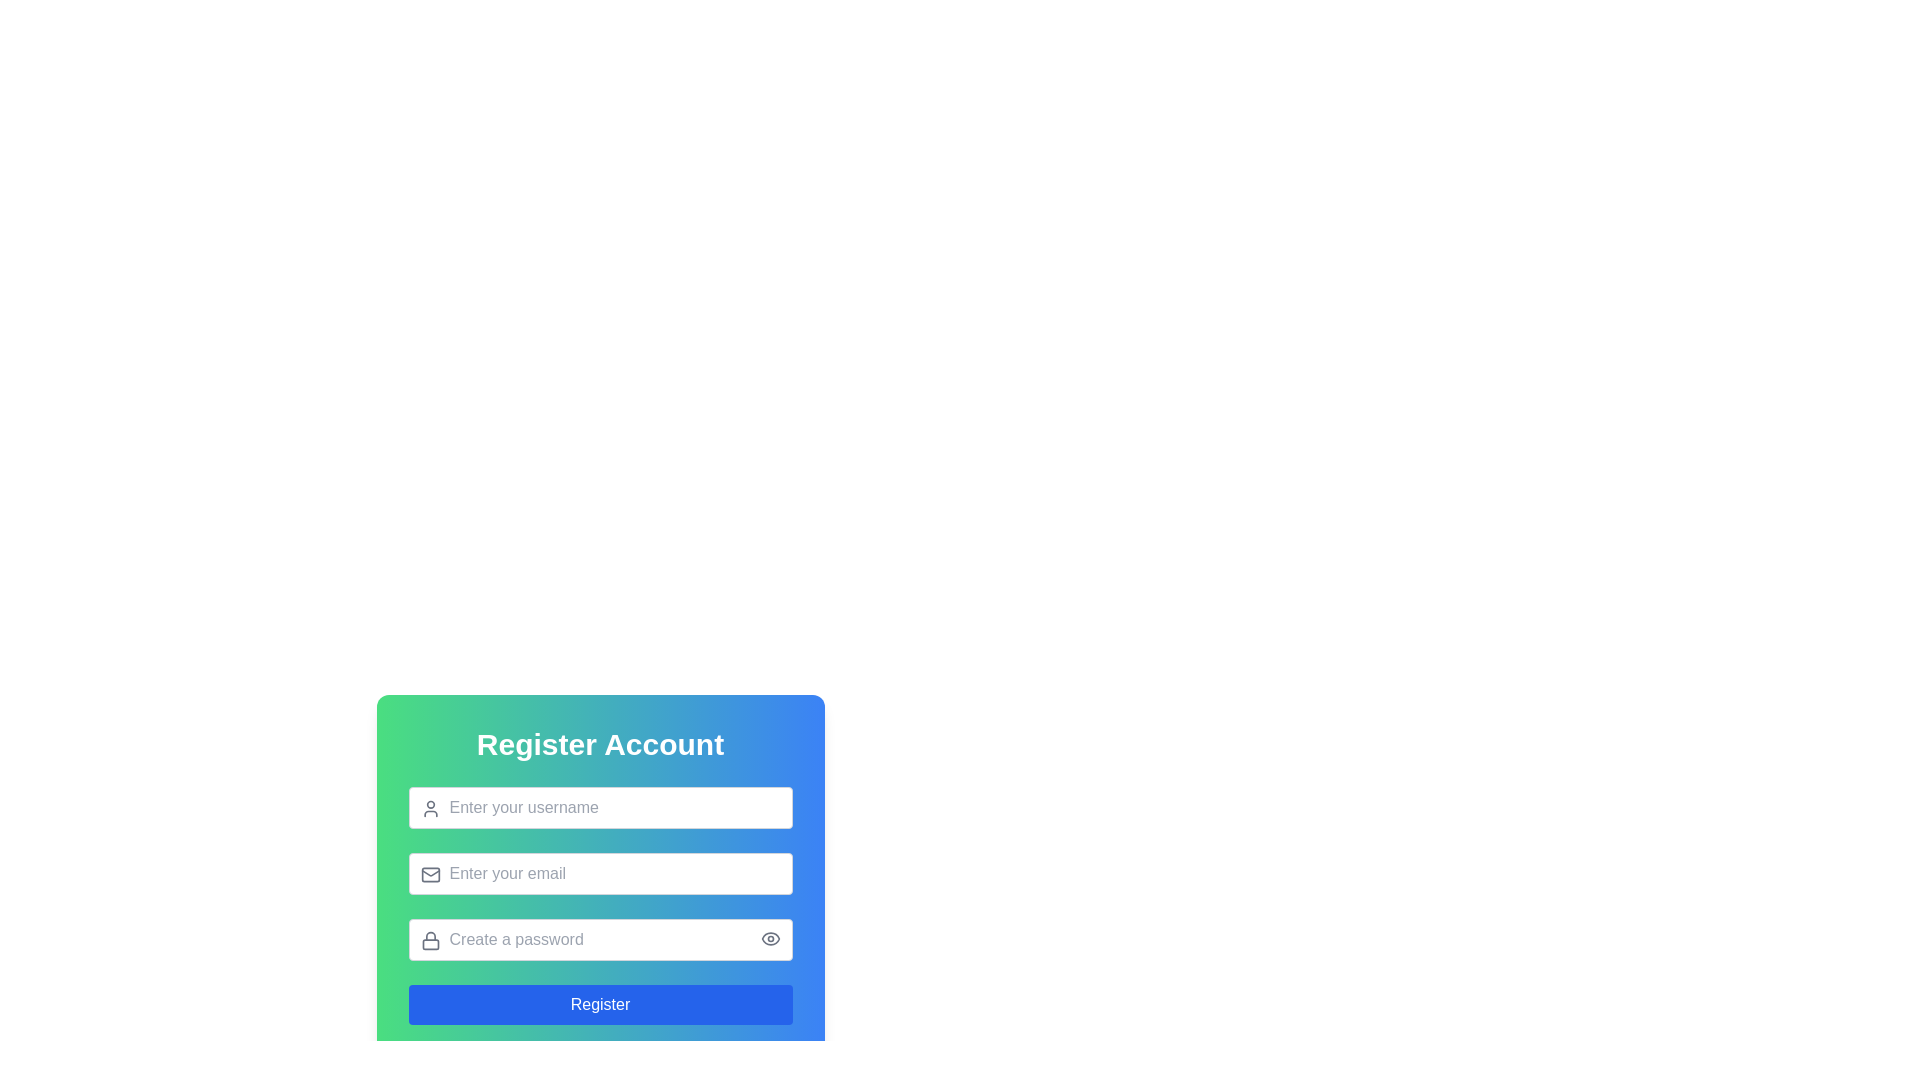 This screenshot has width=1920, height=1080. Describe the element at coordinates (429, 808) in the screenshot. I see `the user icon styled in gray, located at the left side of the 'Enter your username' input field within the 'Register Account' form` at that location.